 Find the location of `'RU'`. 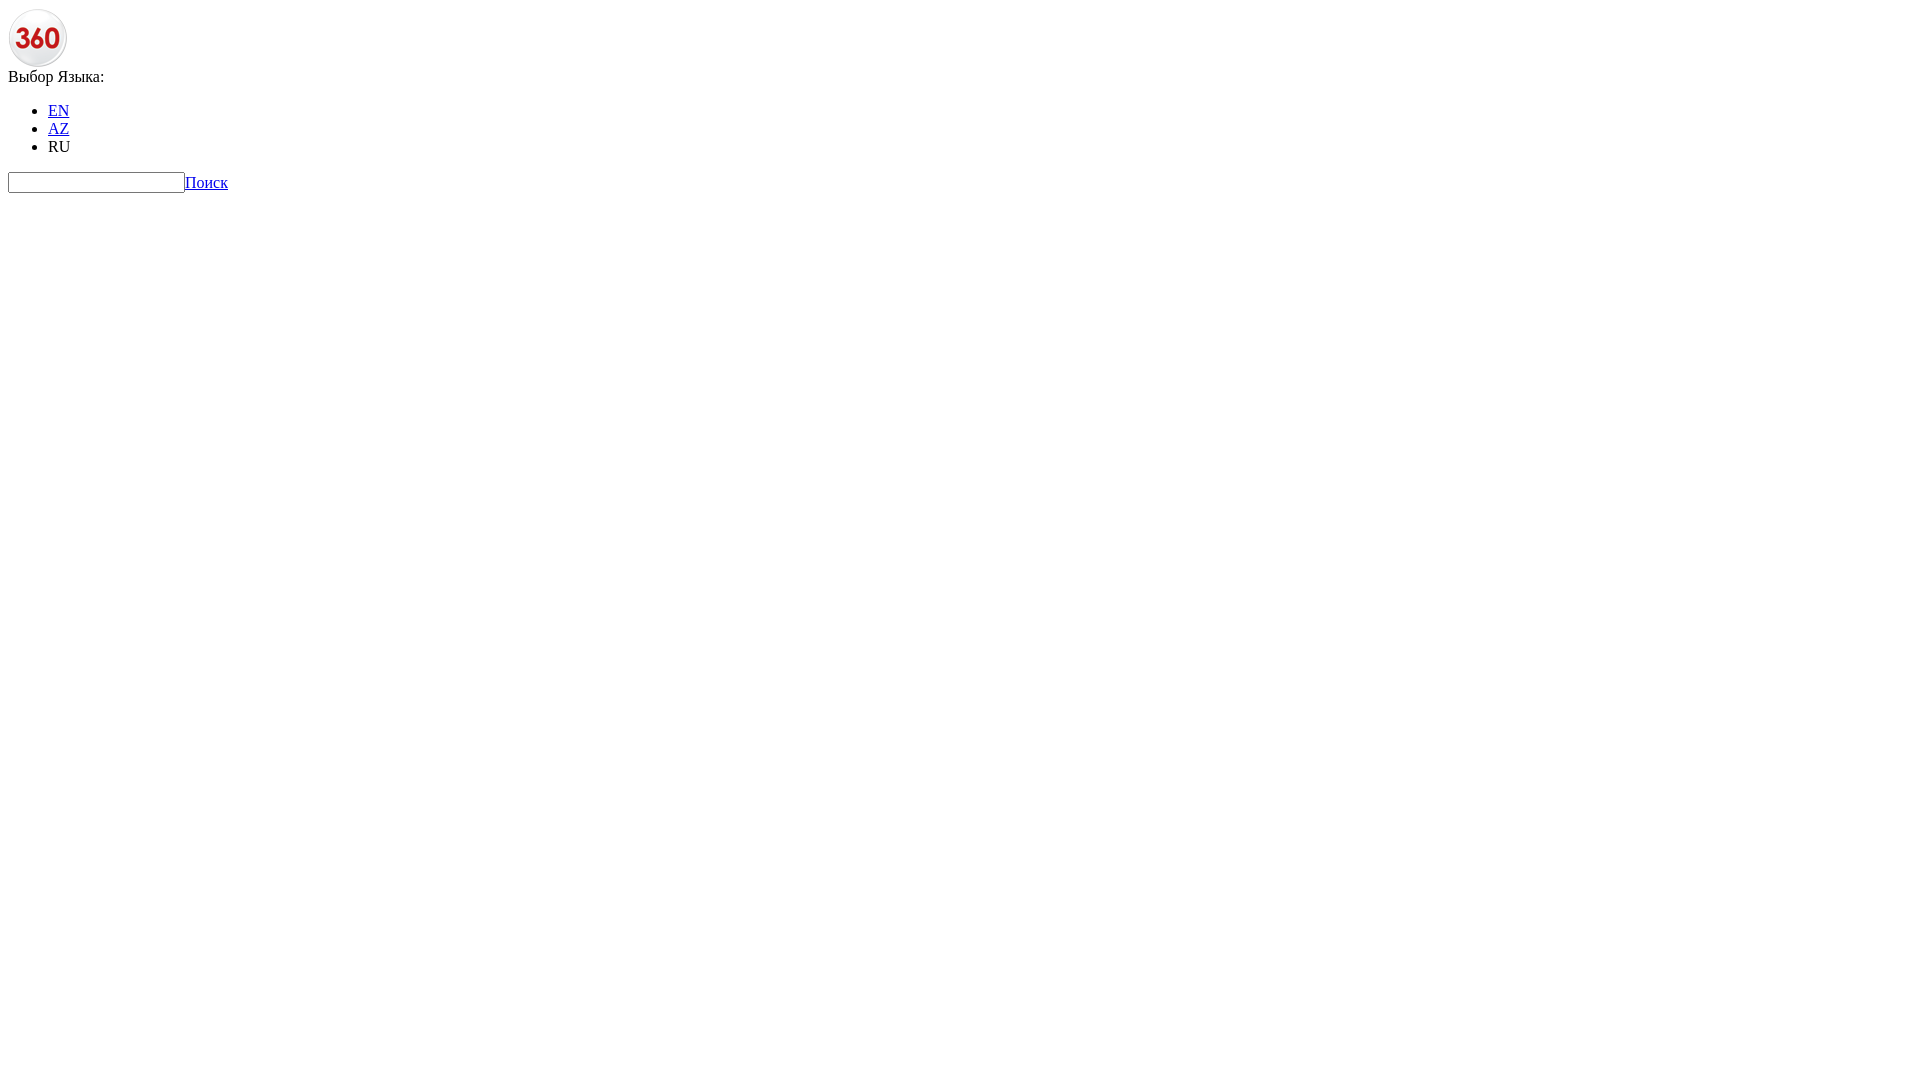

'RU' is located at coordinates (58, 145).